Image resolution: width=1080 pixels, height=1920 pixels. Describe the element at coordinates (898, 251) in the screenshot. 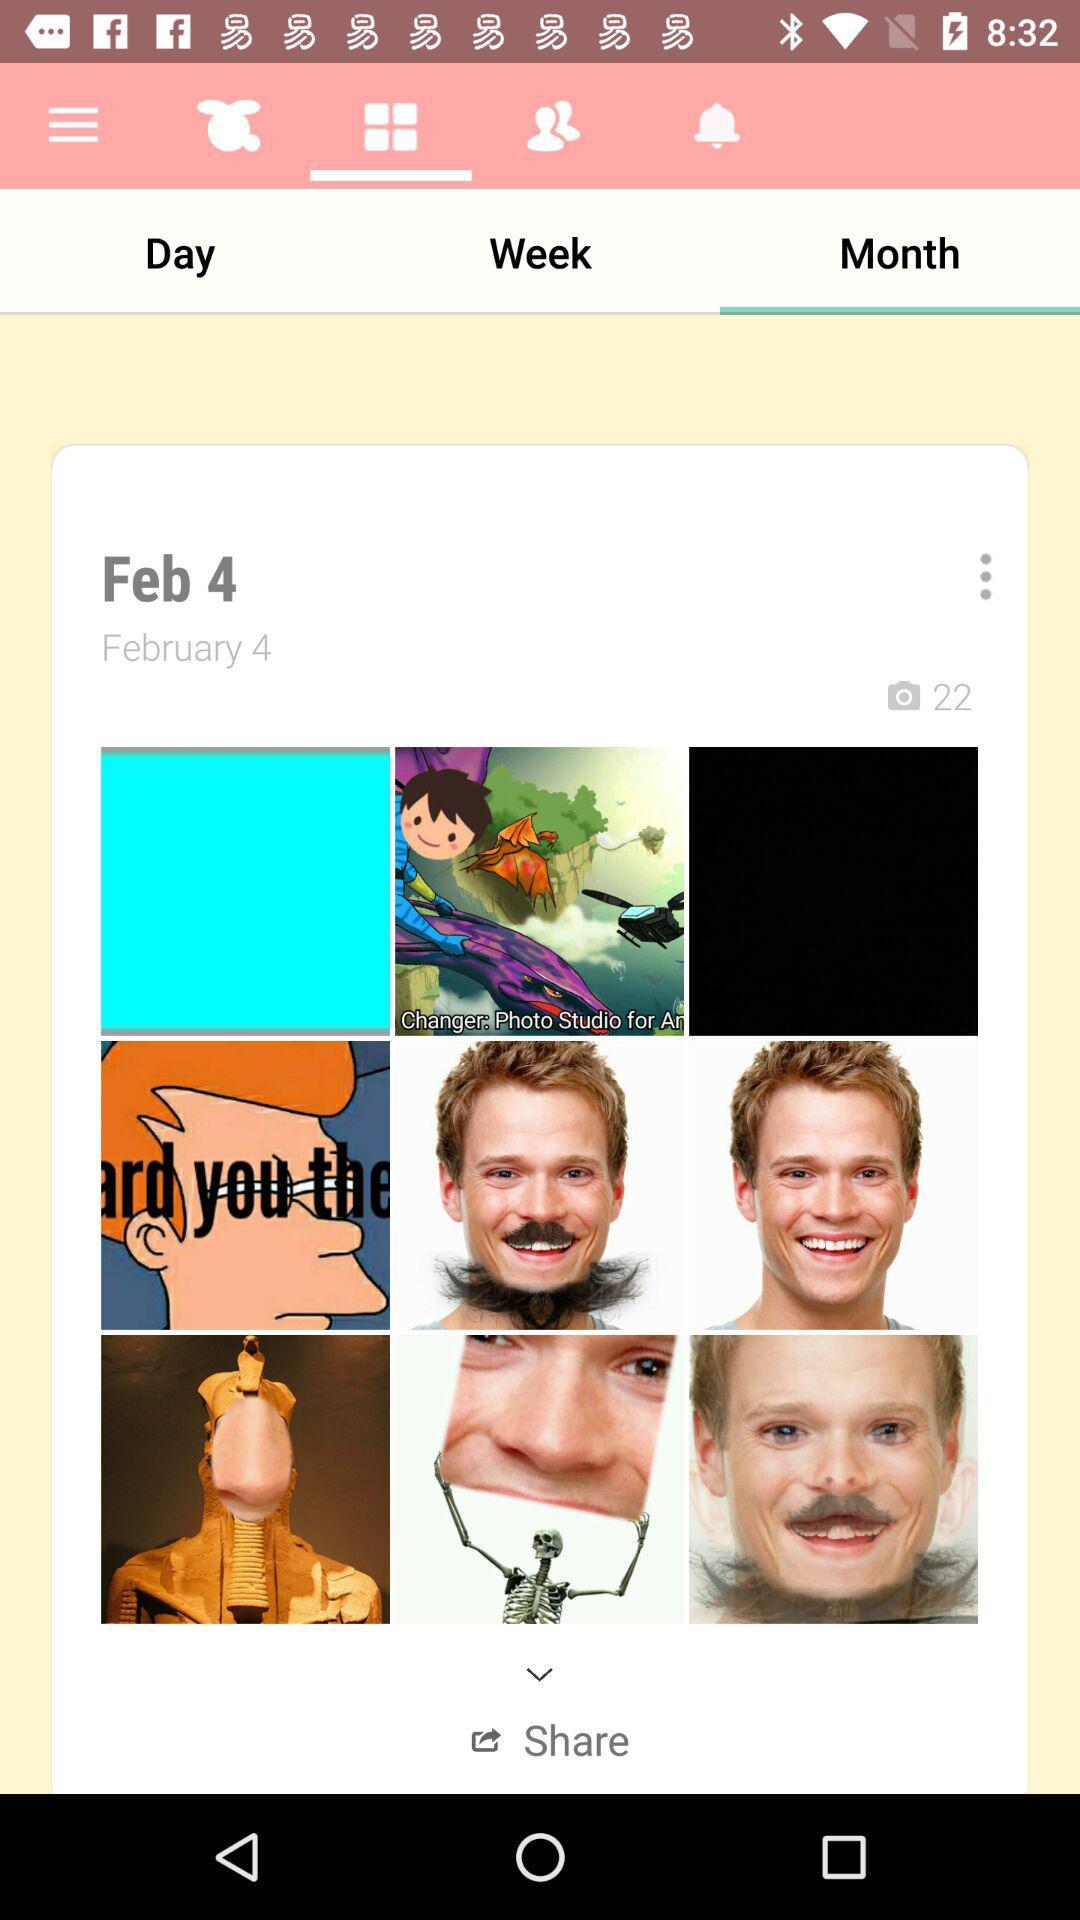

I see `the item next to week app` at that location.